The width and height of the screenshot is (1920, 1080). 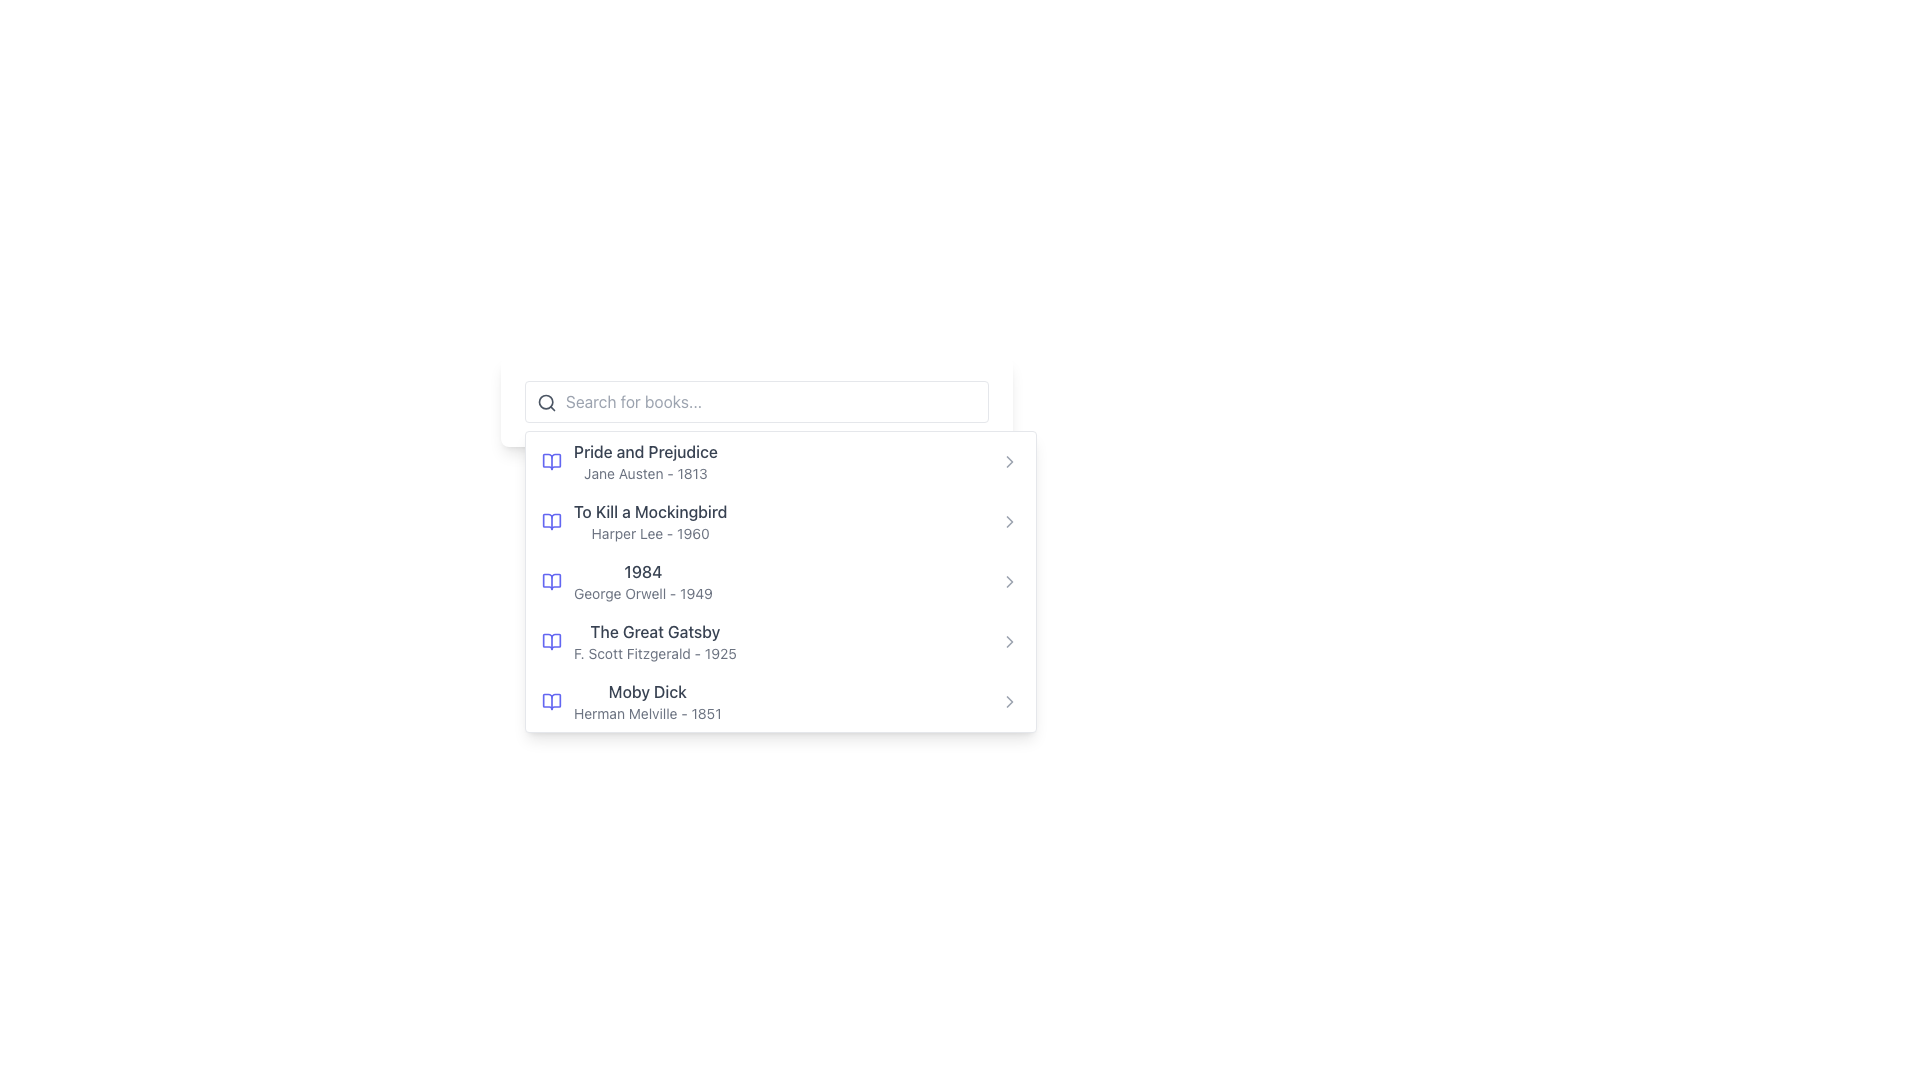 What do you see at coordinates (1009, 701) in the screenshot?
I see `the chevron icon located at the far-right of the row representing 'Moby Dick' by Herman Melville` at bounding box center [1009, 701].